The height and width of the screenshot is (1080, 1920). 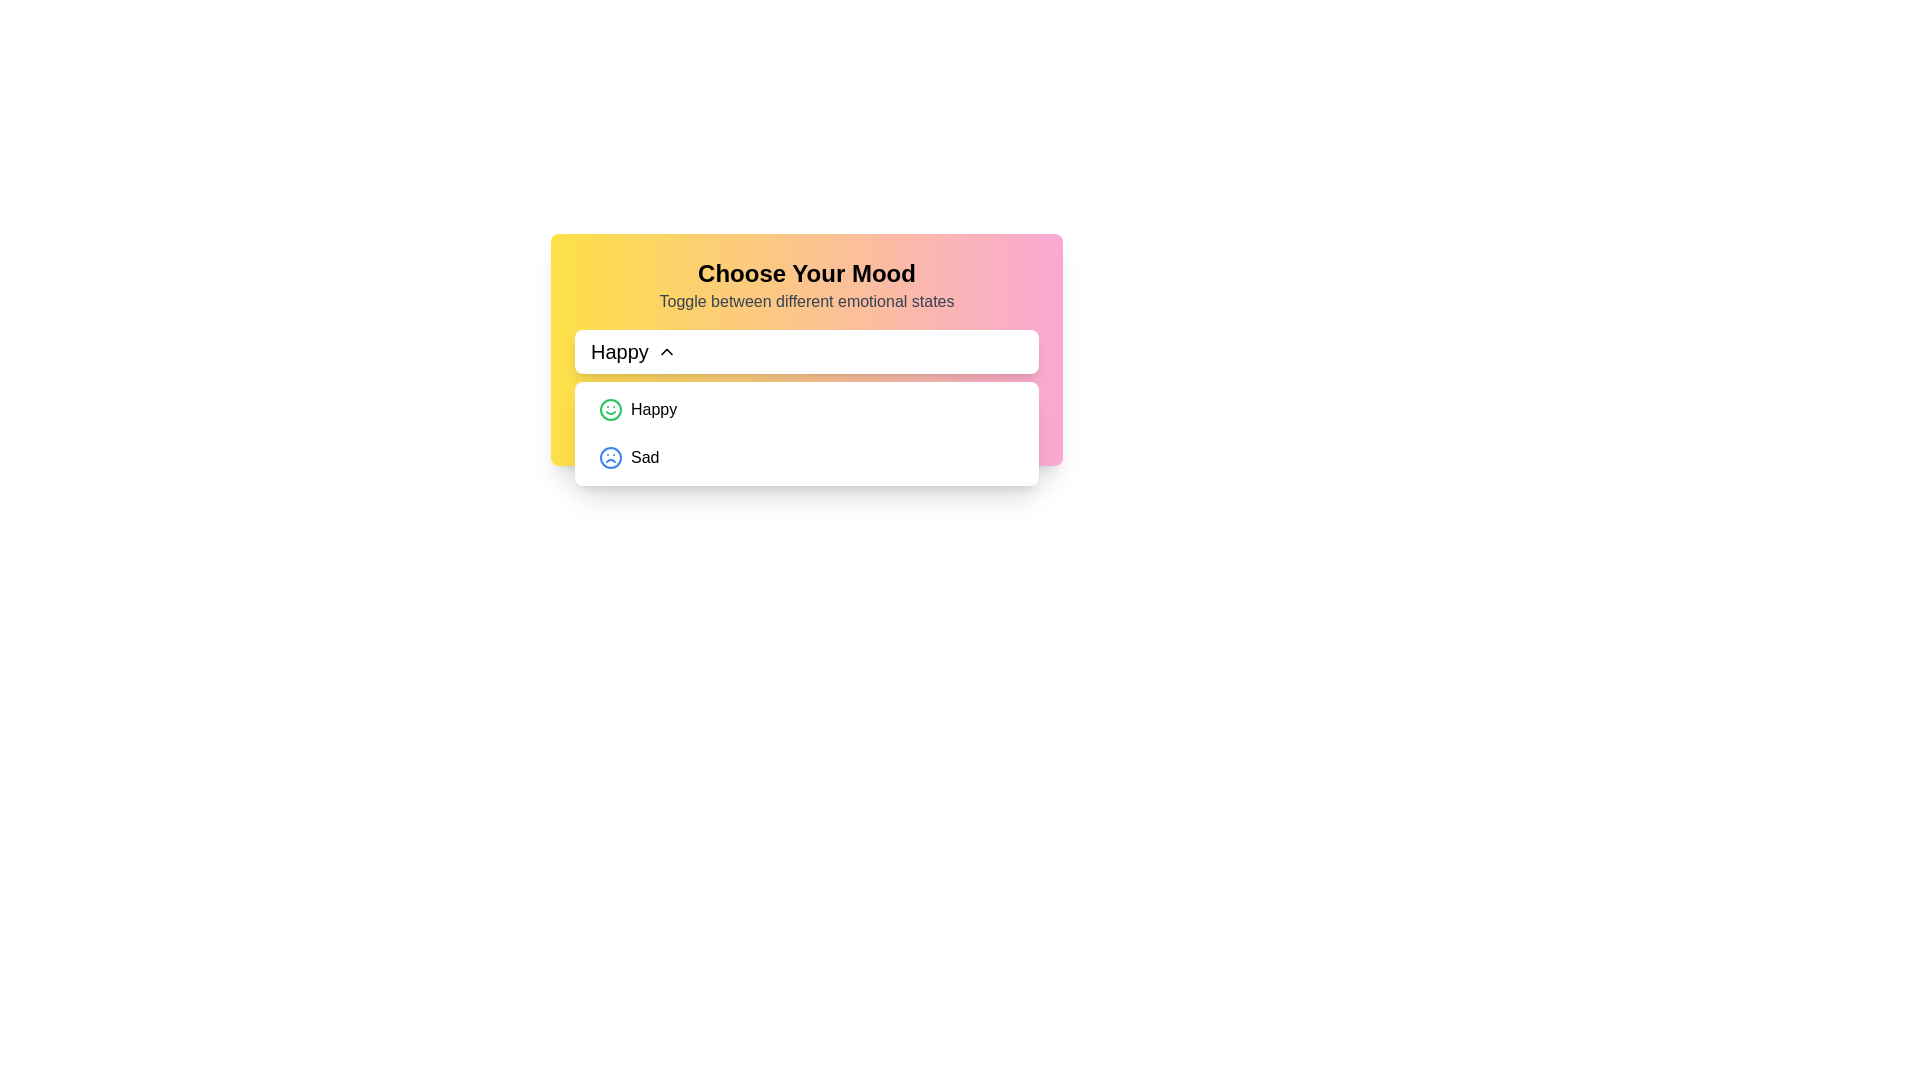 I want to click on the 'Sad' button, which is a text-button pair with a blue sad face icon and black text, located in the dropdown list under the 'Choose Your Mood' section as the second option, so click(x=628, y=458).